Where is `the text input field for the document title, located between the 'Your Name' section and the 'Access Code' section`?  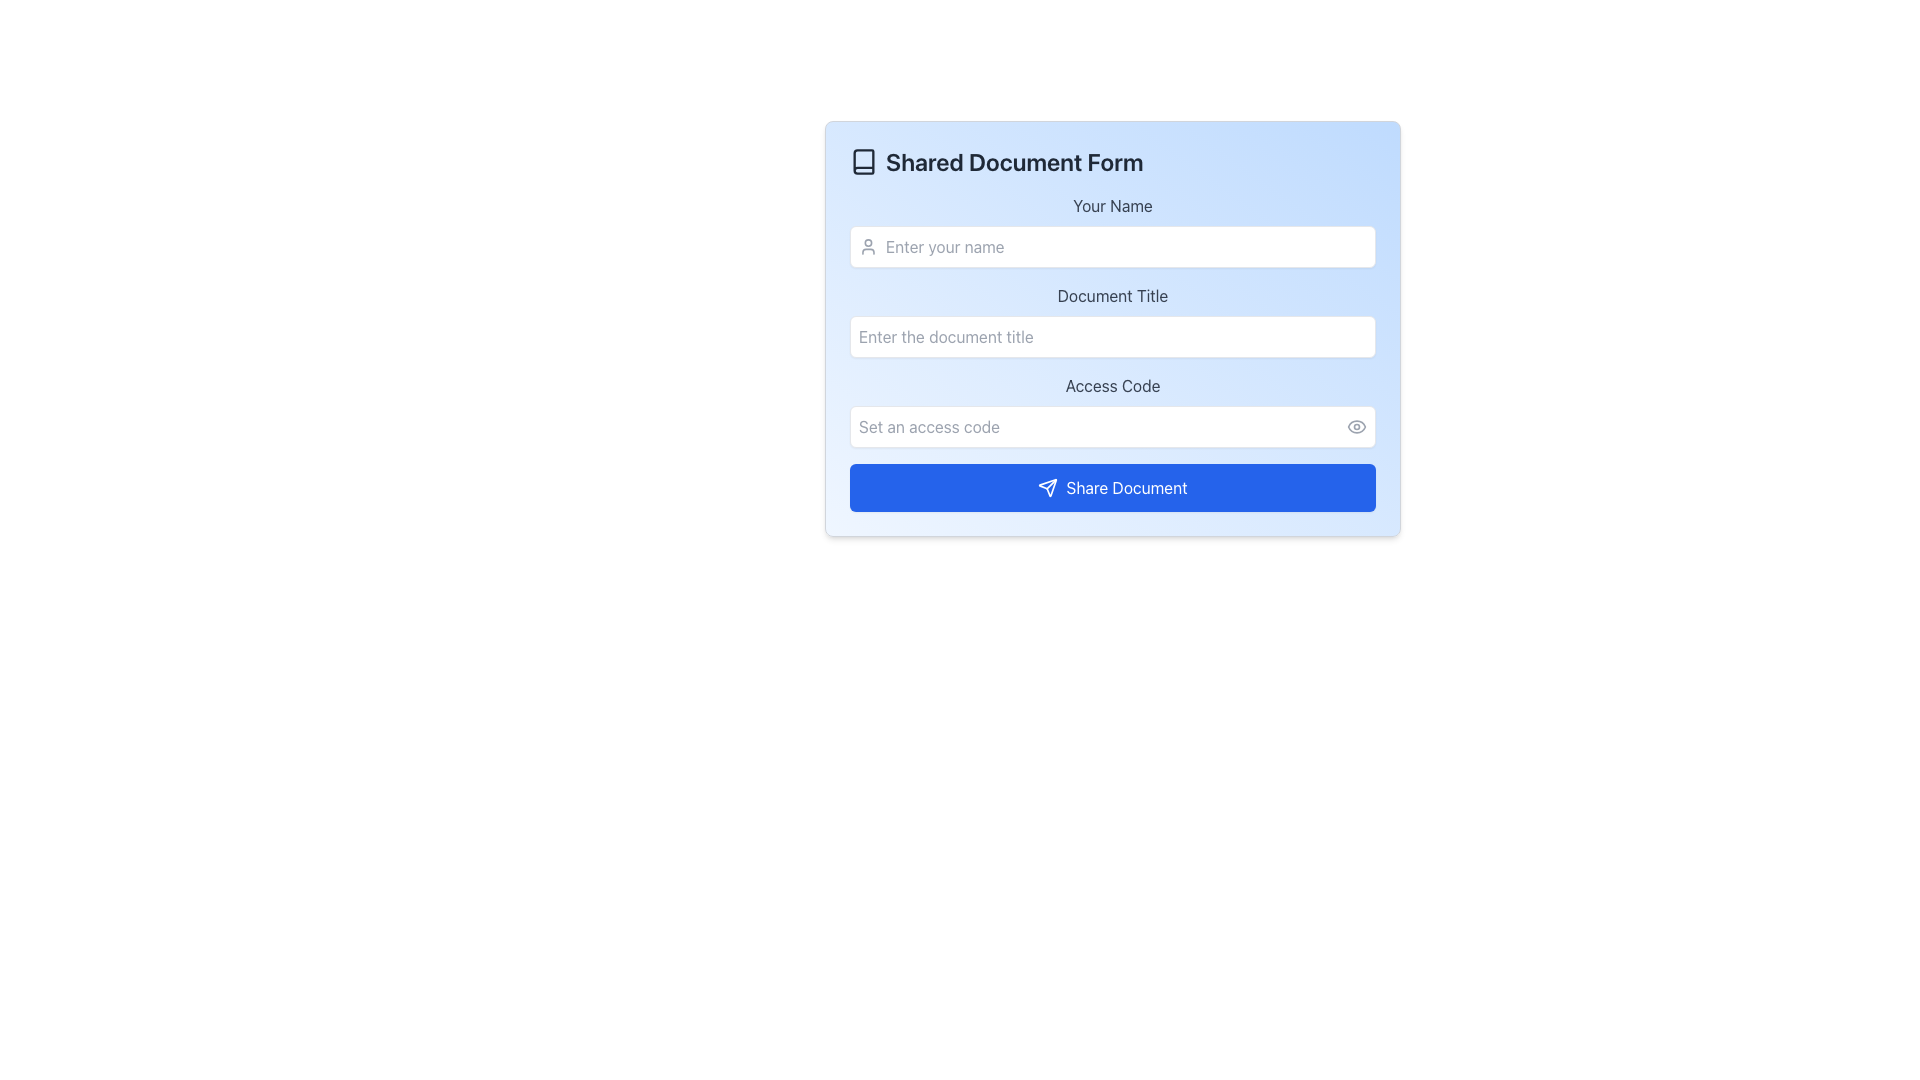
the text input field for the document title, located between the 'Your Name' section and the 'Access Code' section is located at coordinates (1112, 352).